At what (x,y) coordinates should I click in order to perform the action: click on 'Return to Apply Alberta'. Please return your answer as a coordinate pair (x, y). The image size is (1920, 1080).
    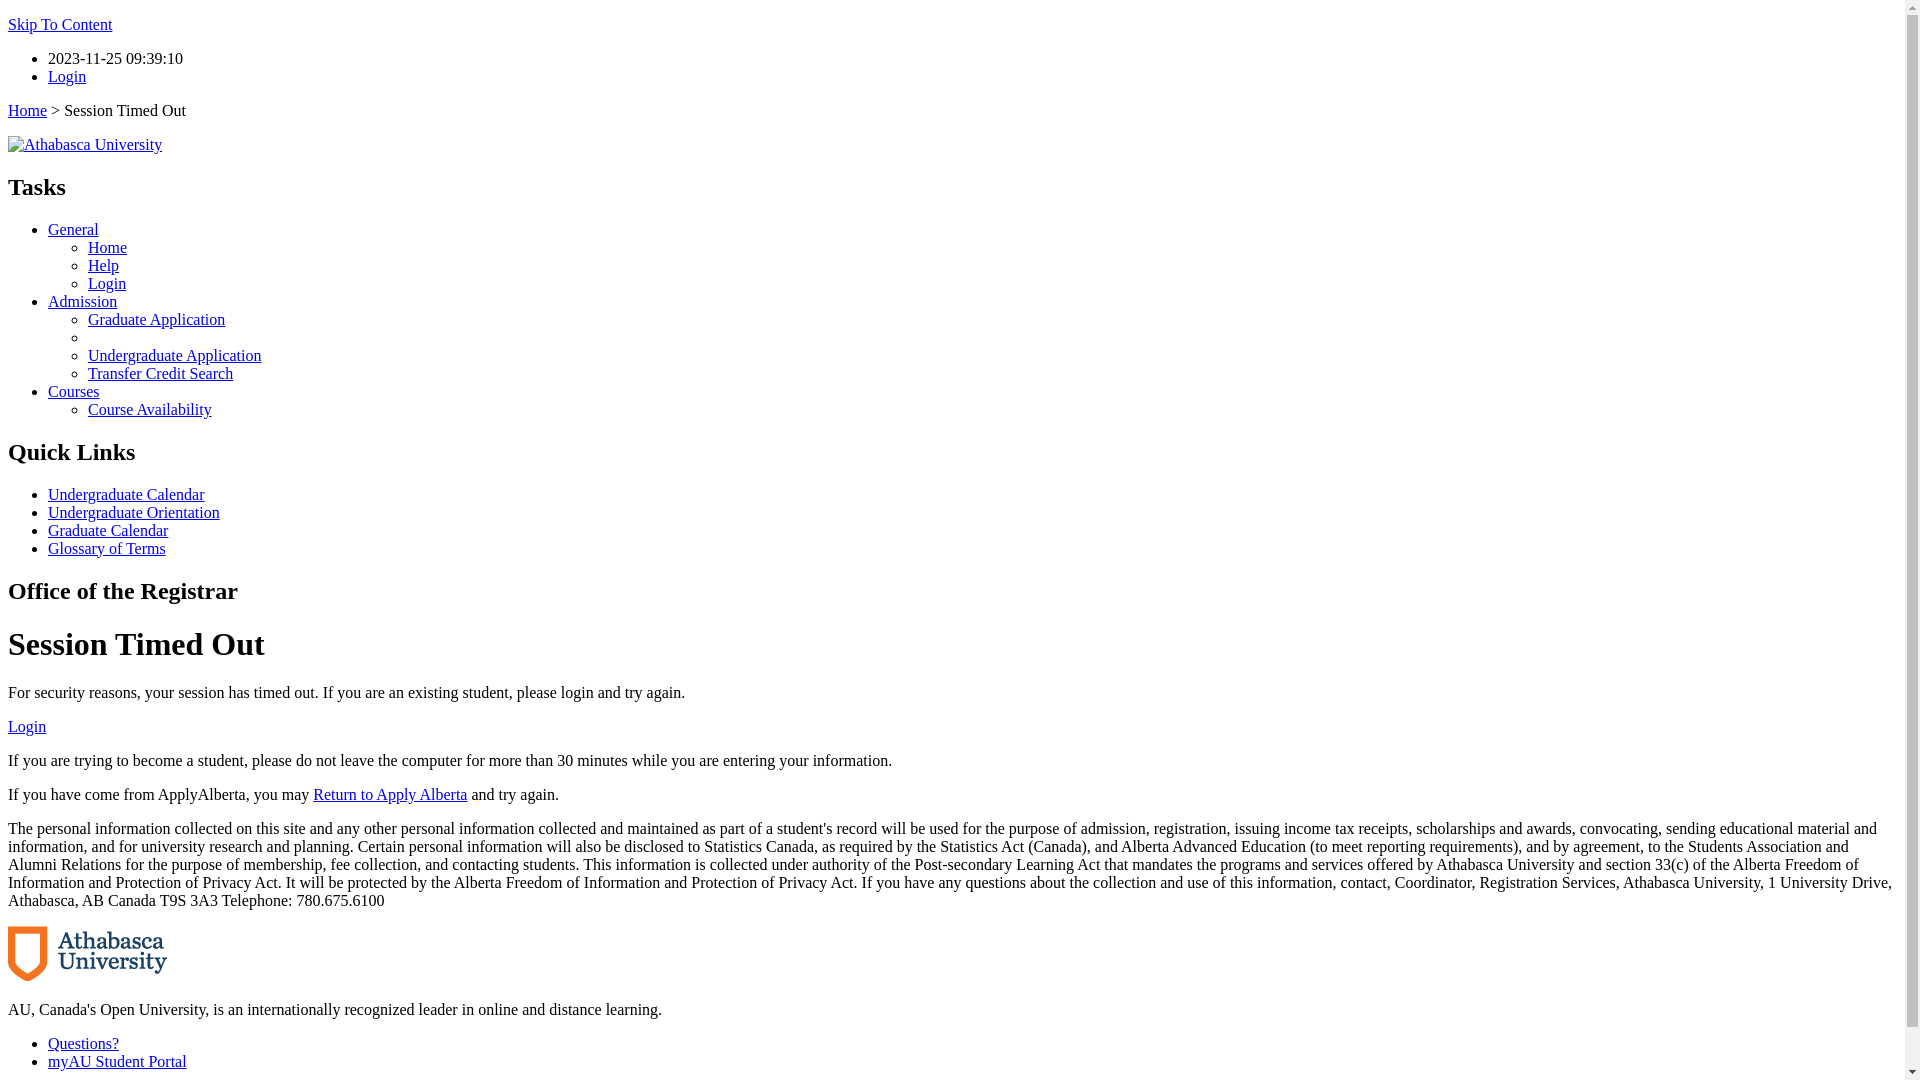
    Looking at the image, I should click on (389, 793).